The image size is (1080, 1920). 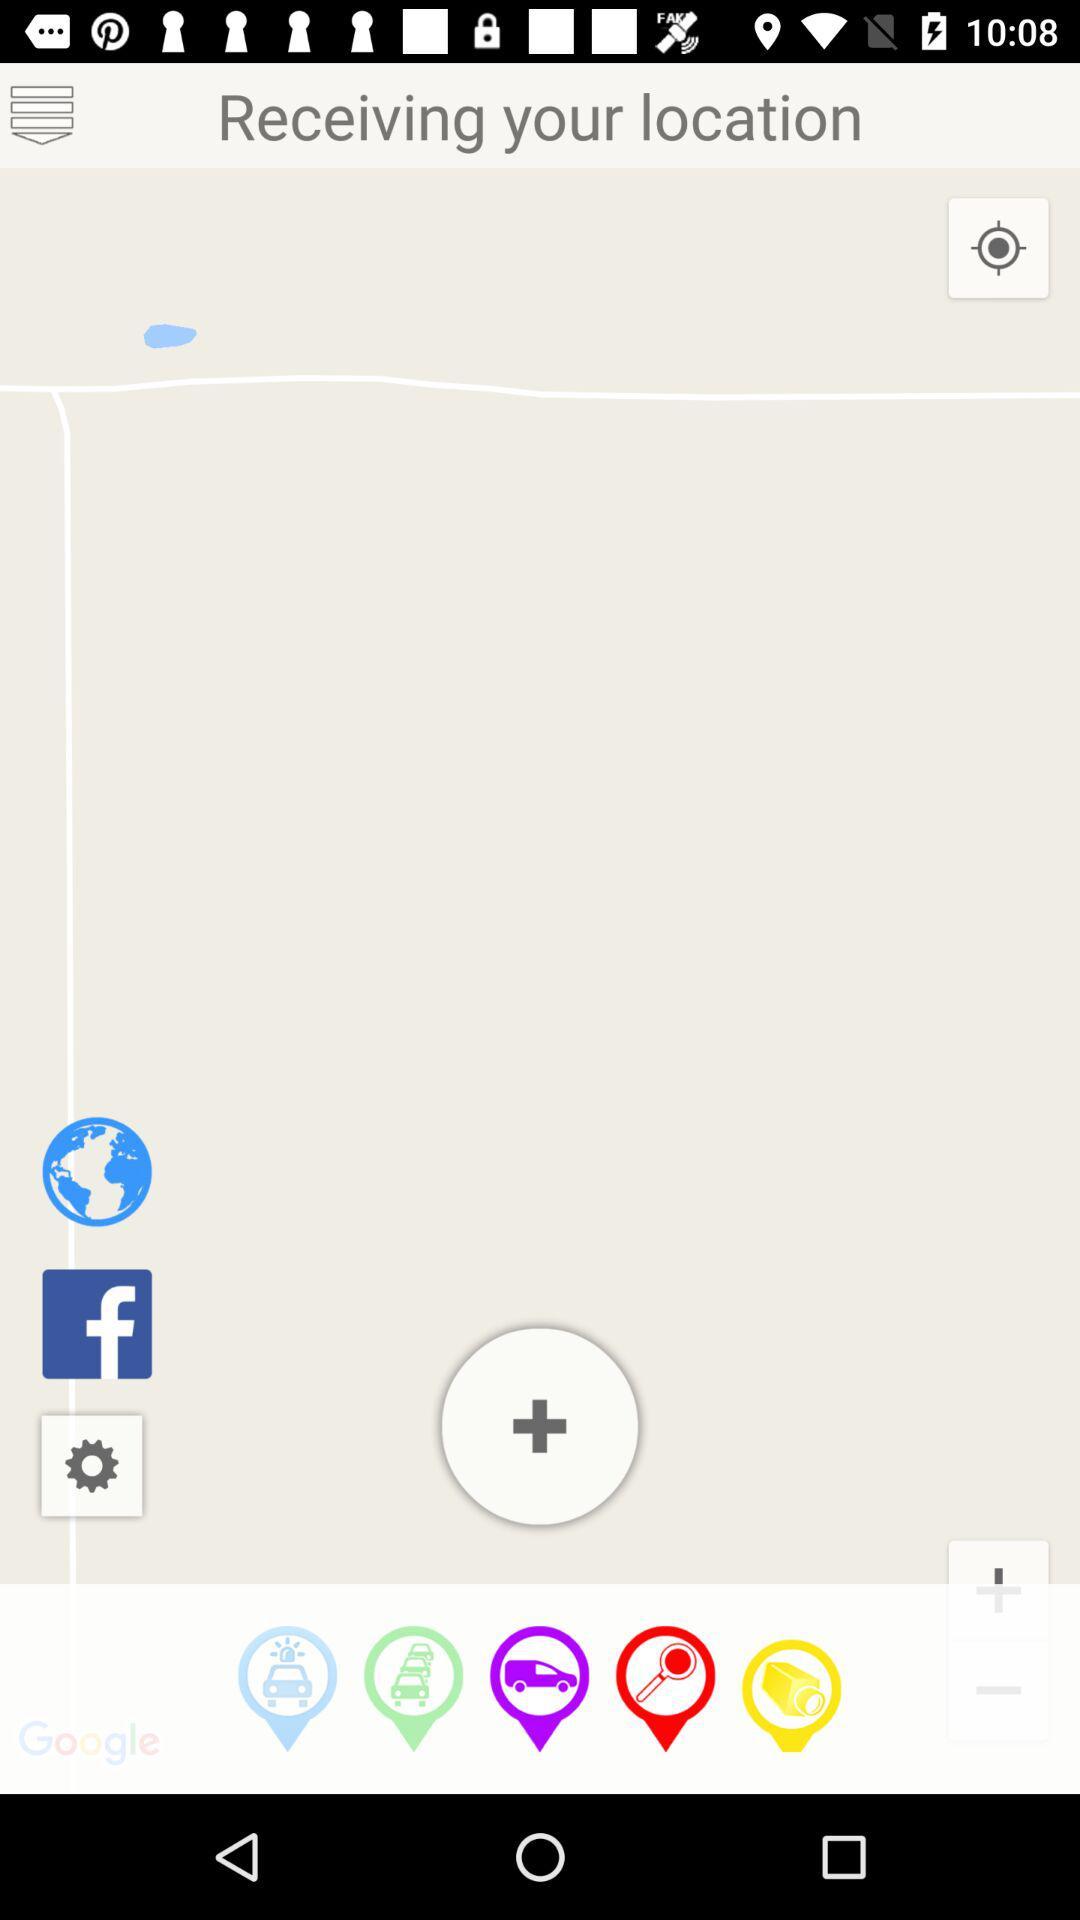 What do you see at coordinates (666, 1688) in the screenshot?
I see `button to receive your location` at bounding box center [666, 1688].